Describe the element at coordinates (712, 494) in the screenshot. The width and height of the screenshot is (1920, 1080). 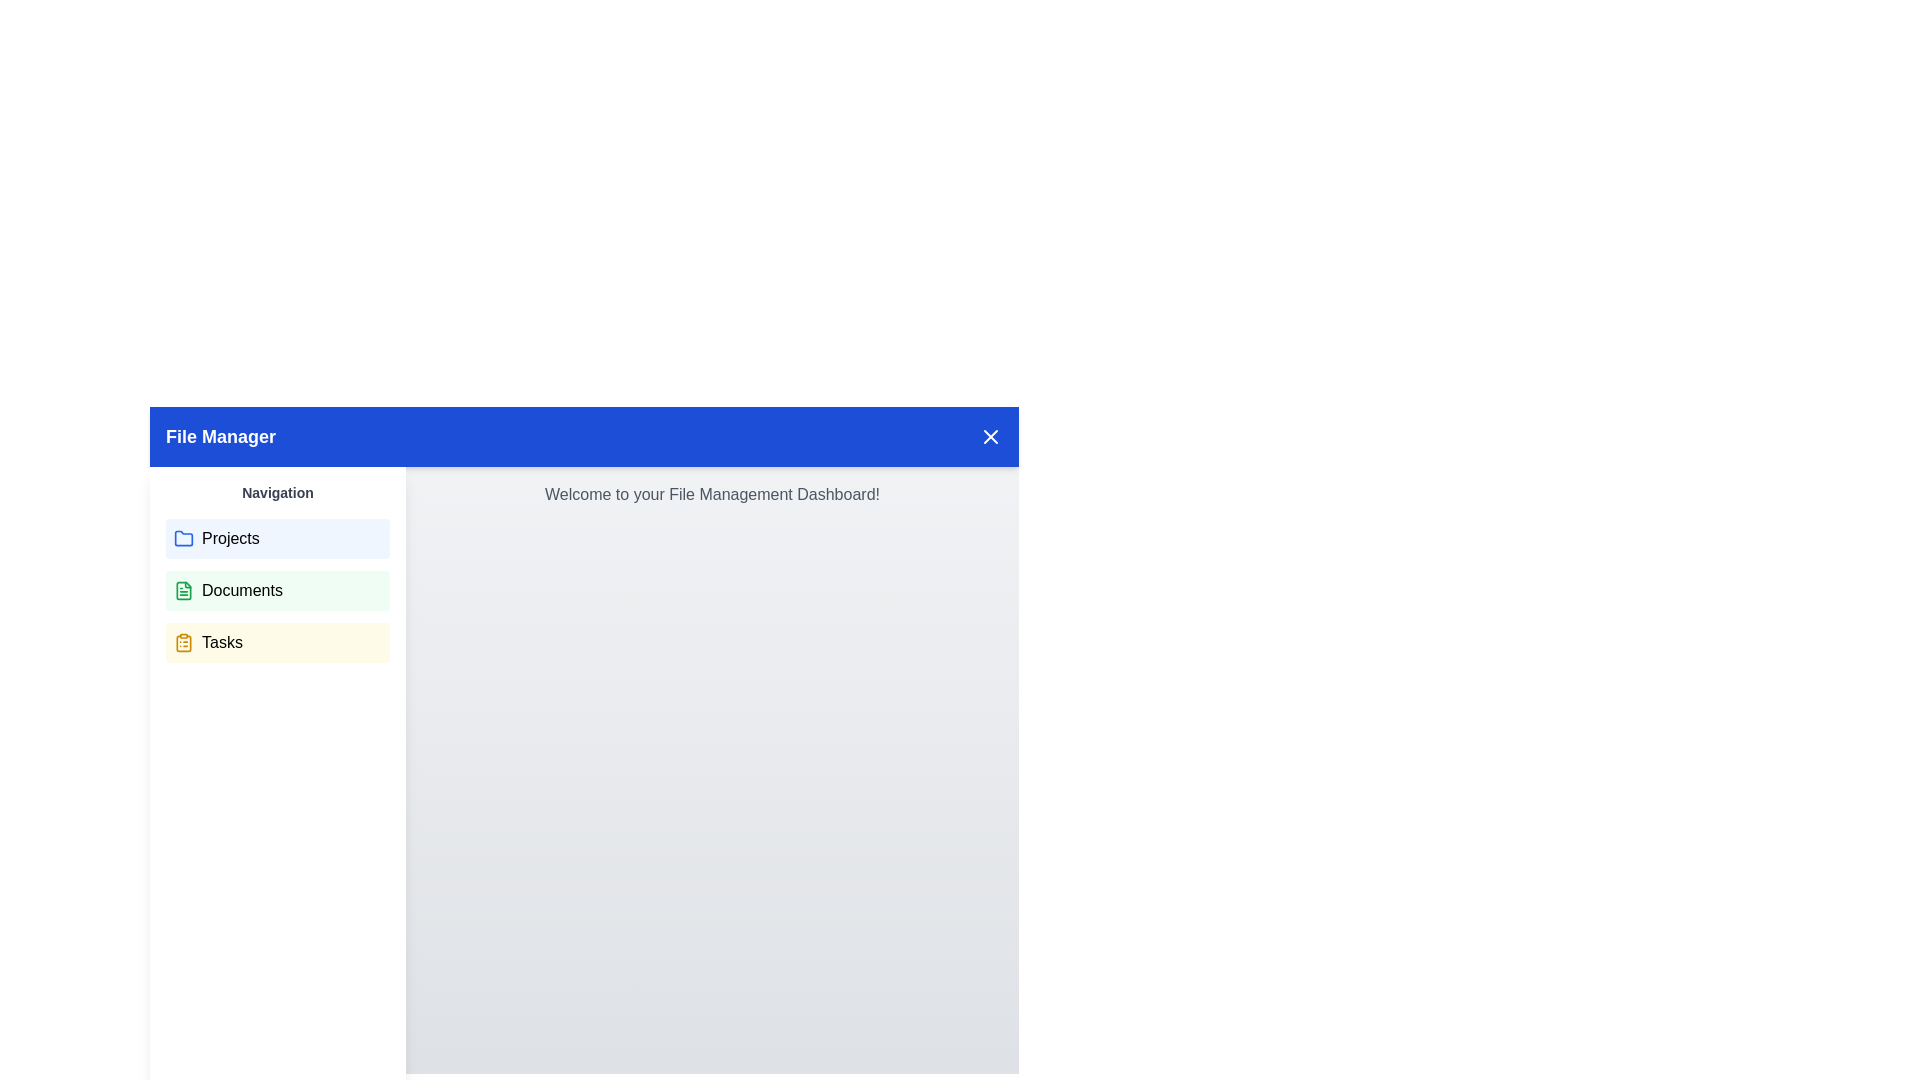
I see `welcome message text label located in the upper central region of the File Management Dashboard interface, directly below the blue header bar` at that location.